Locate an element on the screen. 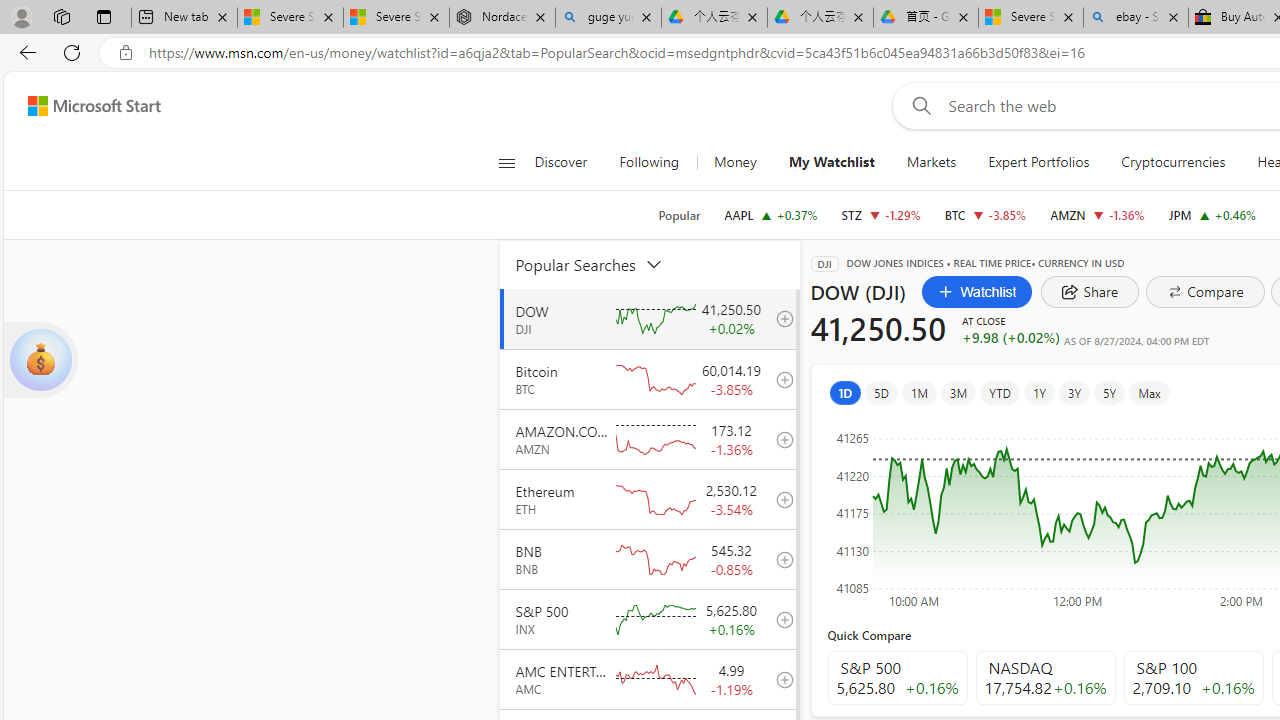 The image size is (1280, 720). '1Y' is located at coordinates (1038, 392).